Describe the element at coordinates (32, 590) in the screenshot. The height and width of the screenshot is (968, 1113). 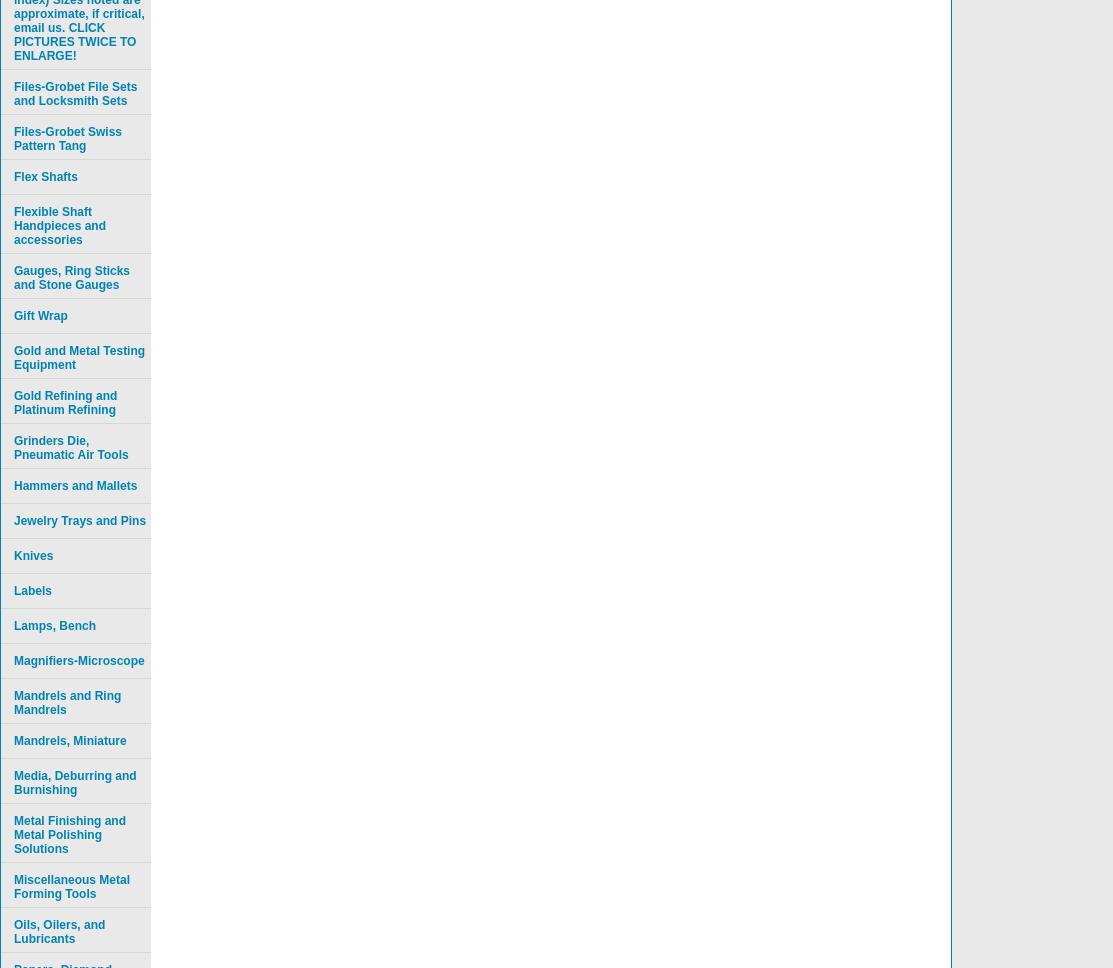
I see `'Labels'` at that location.